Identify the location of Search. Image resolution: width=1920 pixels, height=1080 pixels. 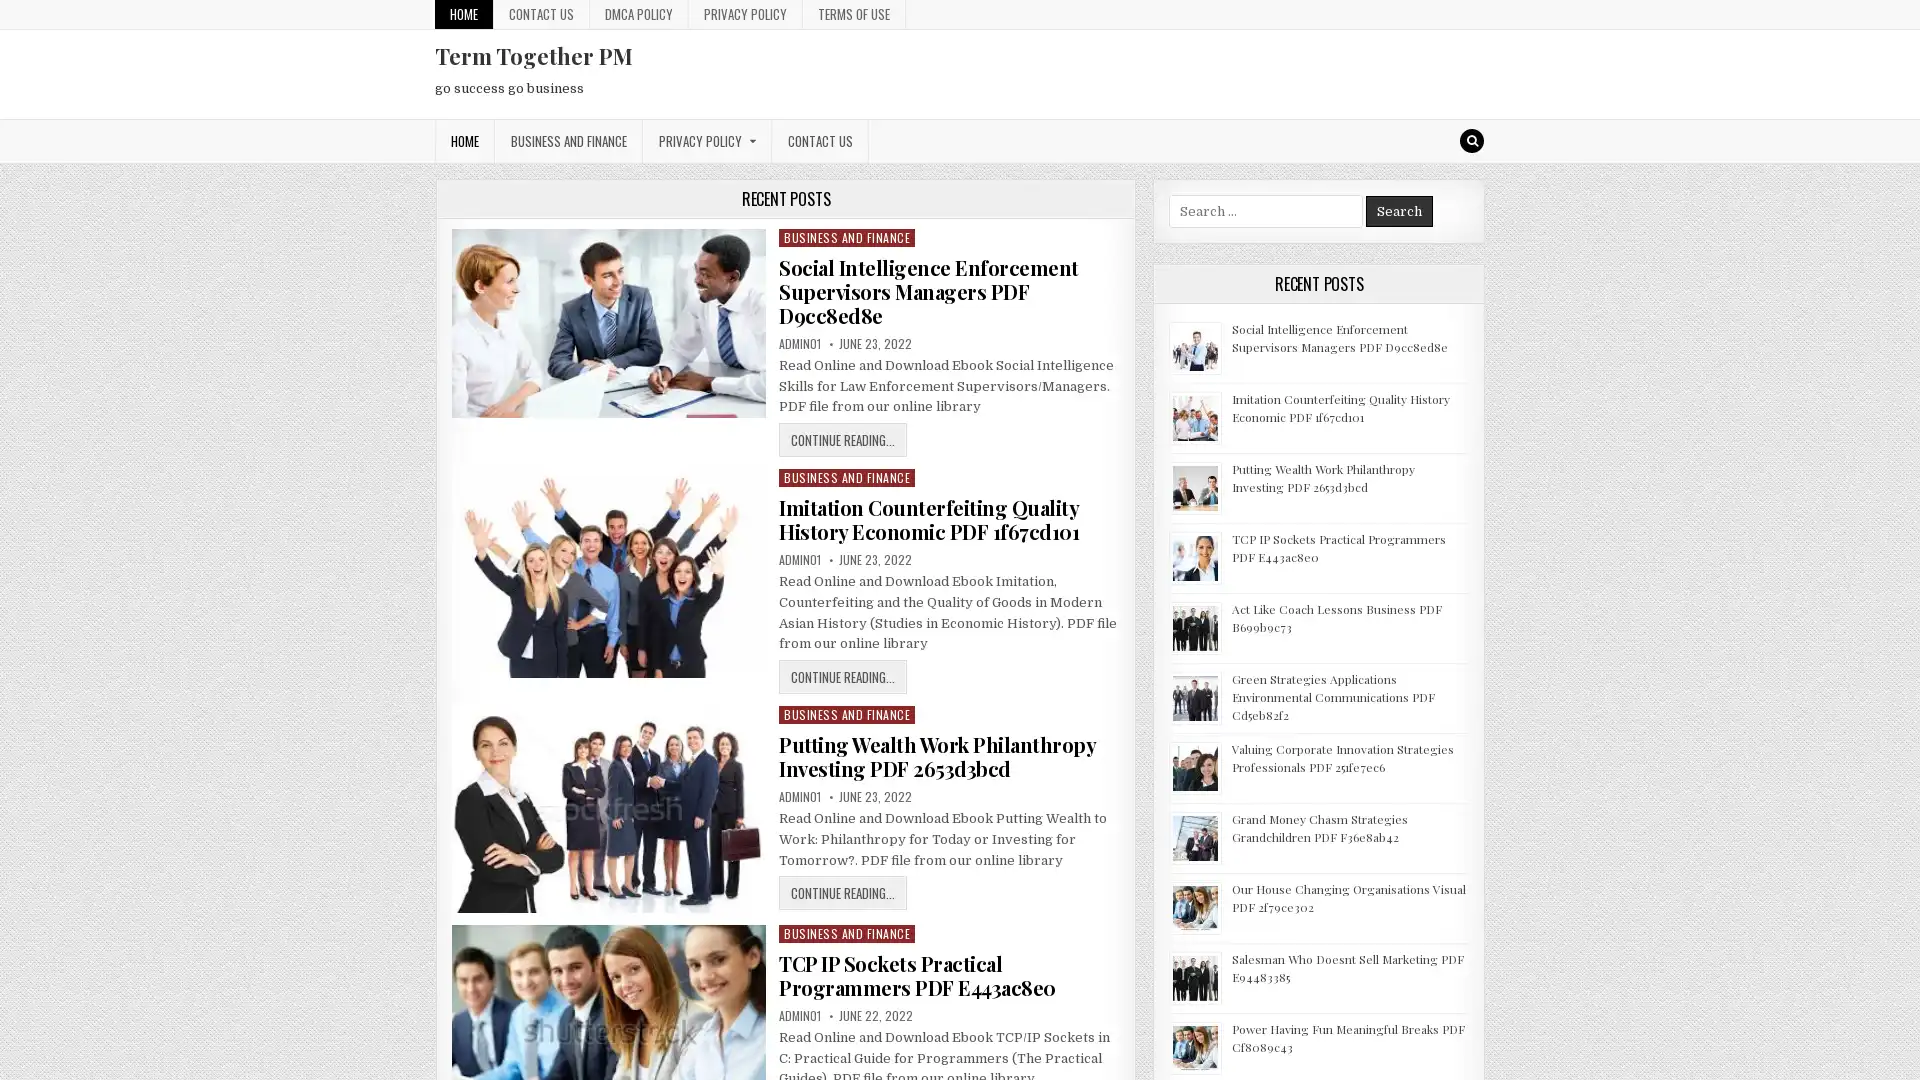
(1398, 211).